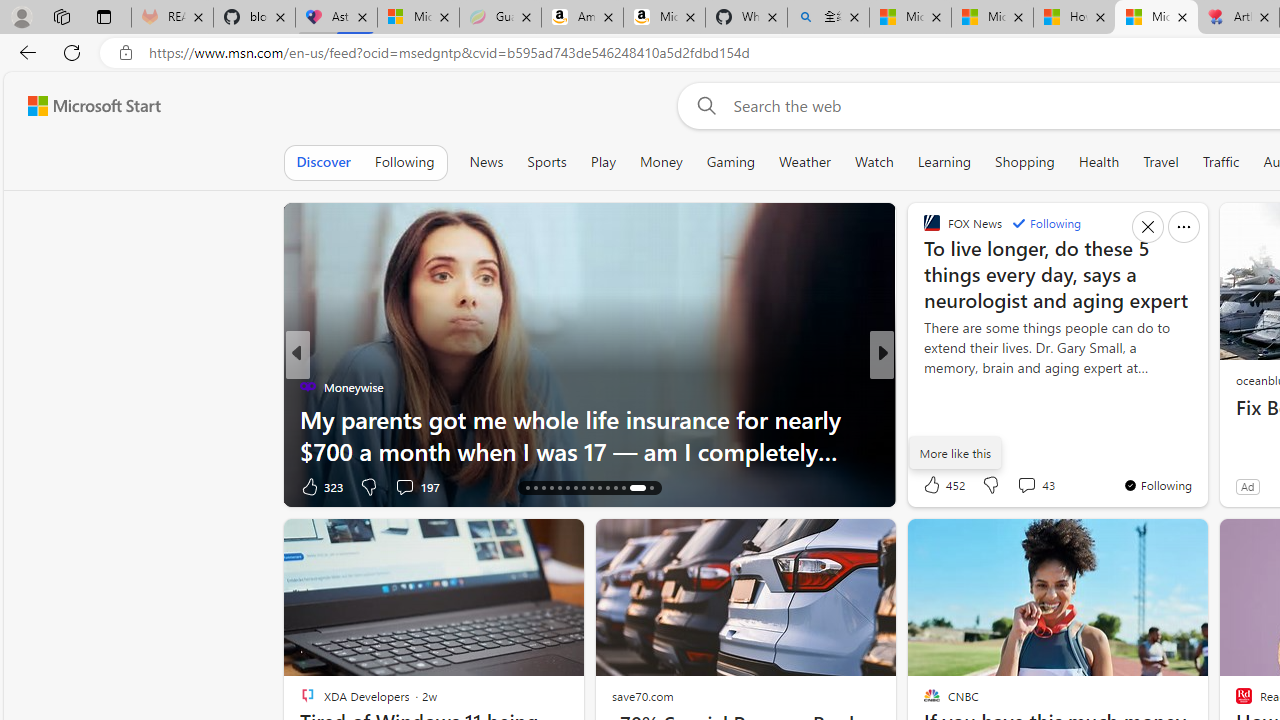  I want to click on 'View comments 43 Comment', so click(1026, 485).